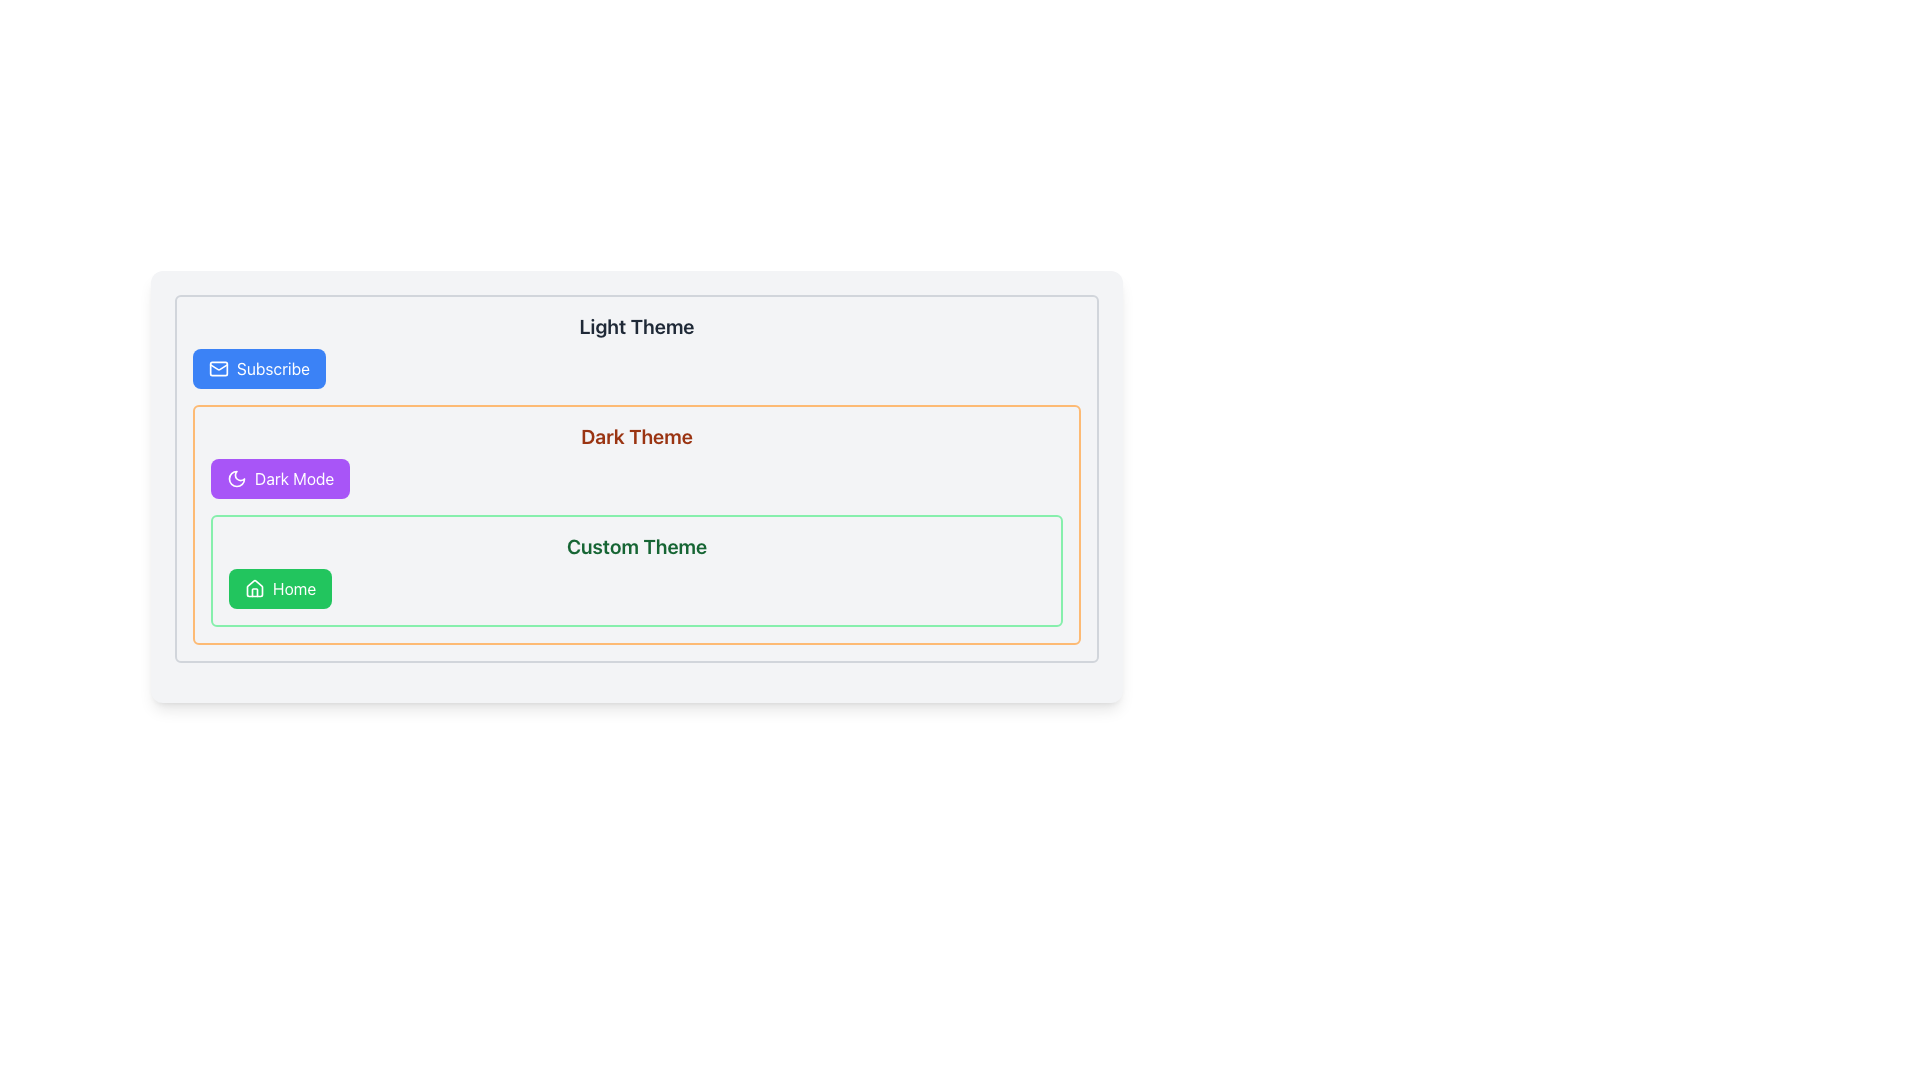  Describe the element at coordinates (219, 369) in the screenshot. I see `the mail icon located inside the blue 'Subscribe' button in the top-left region of the interface` at that location.